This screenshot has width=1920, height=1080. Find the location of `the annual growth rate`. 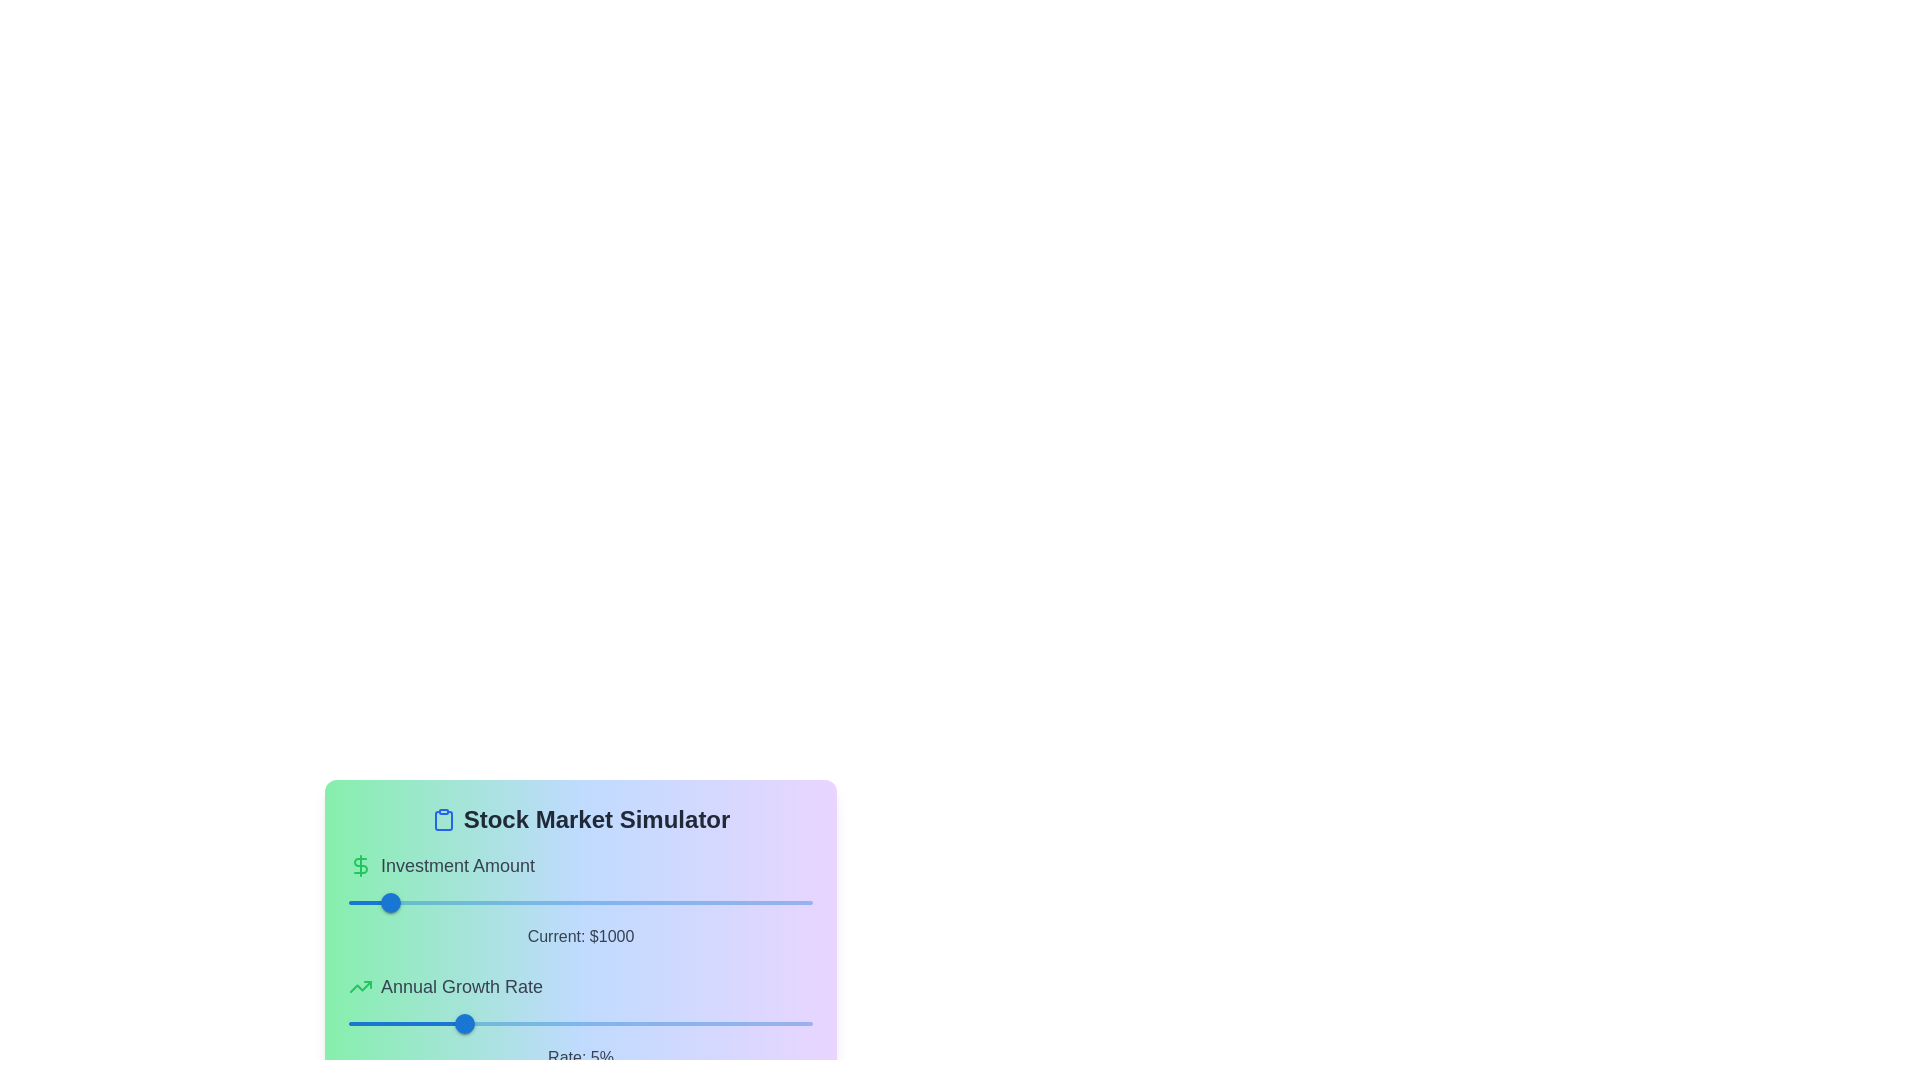

the annual growth rate is located at coordinates (408, 1023).